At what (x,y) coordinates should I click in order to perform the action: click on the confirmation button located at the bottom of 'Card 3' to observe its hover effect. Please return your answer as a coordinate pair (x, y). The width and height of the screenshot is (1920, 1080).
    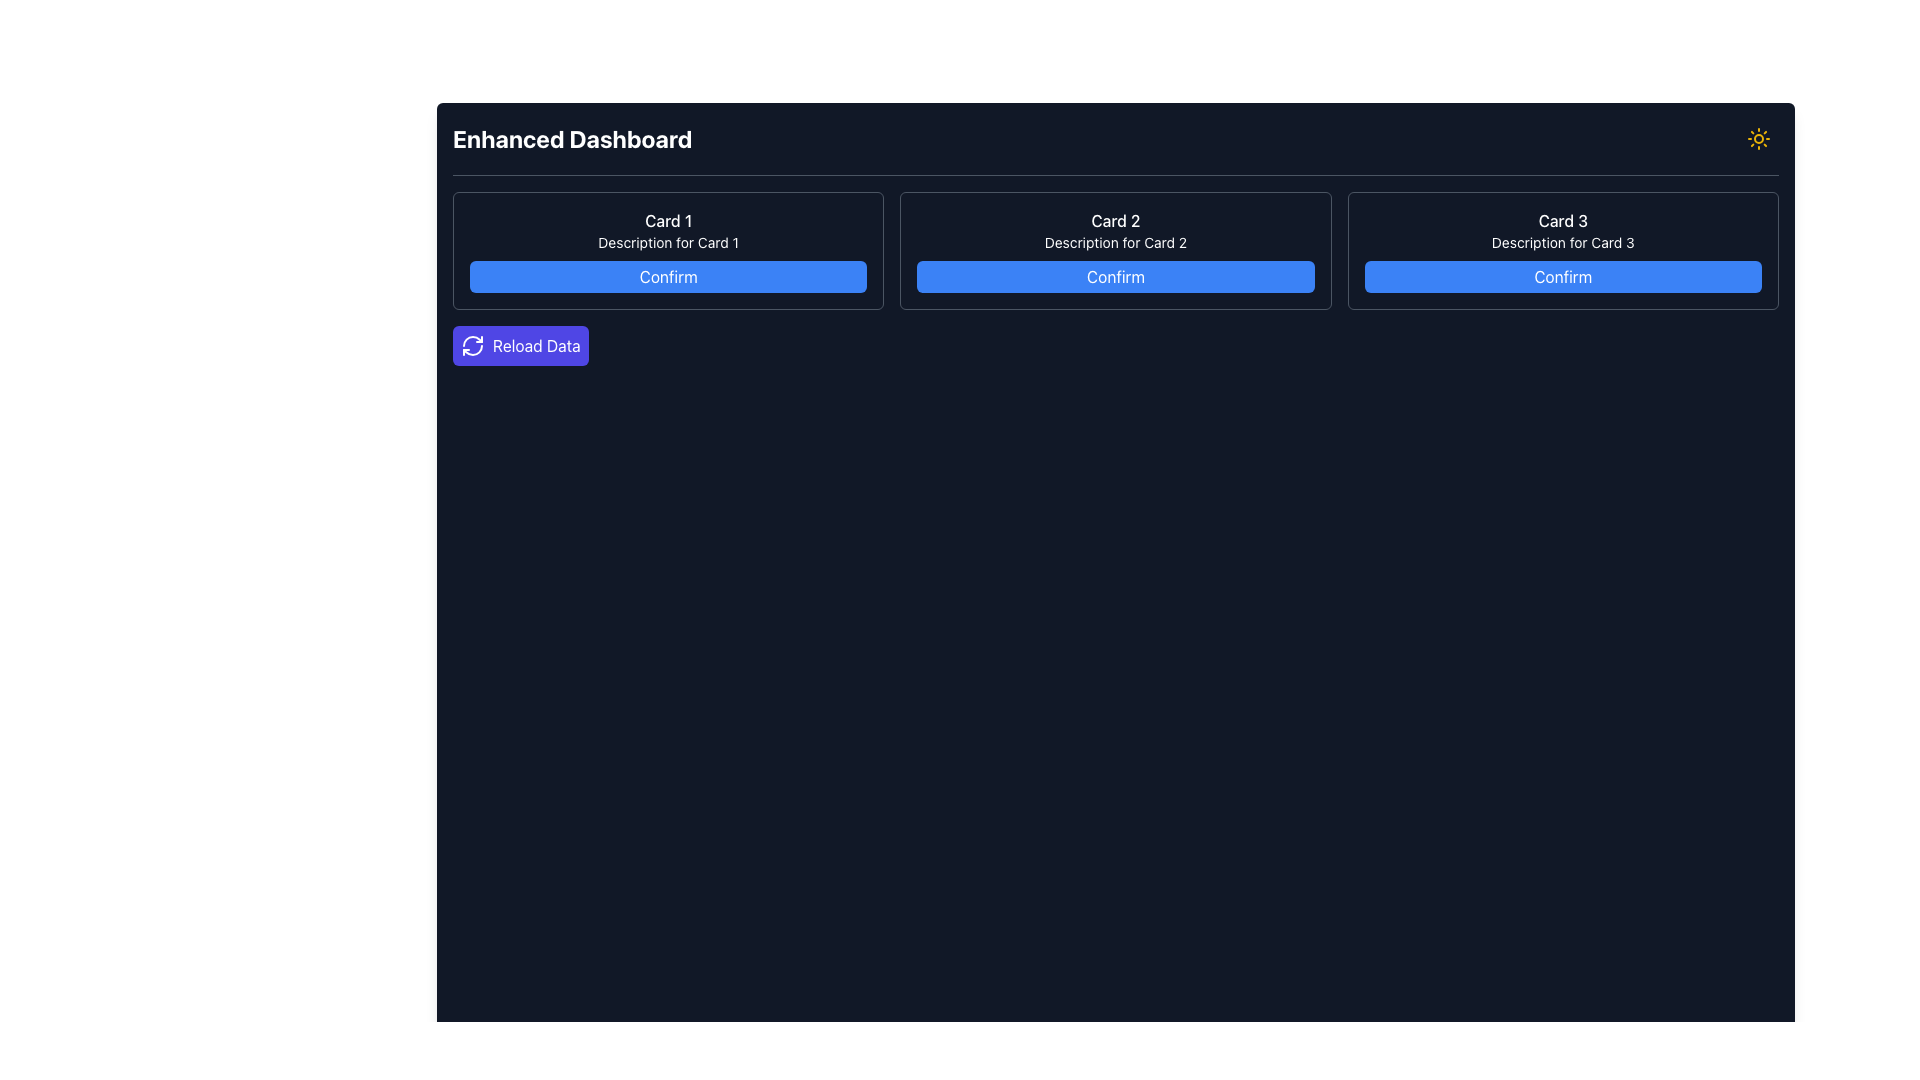
    Looking at the image, I should click on (1562, 277).